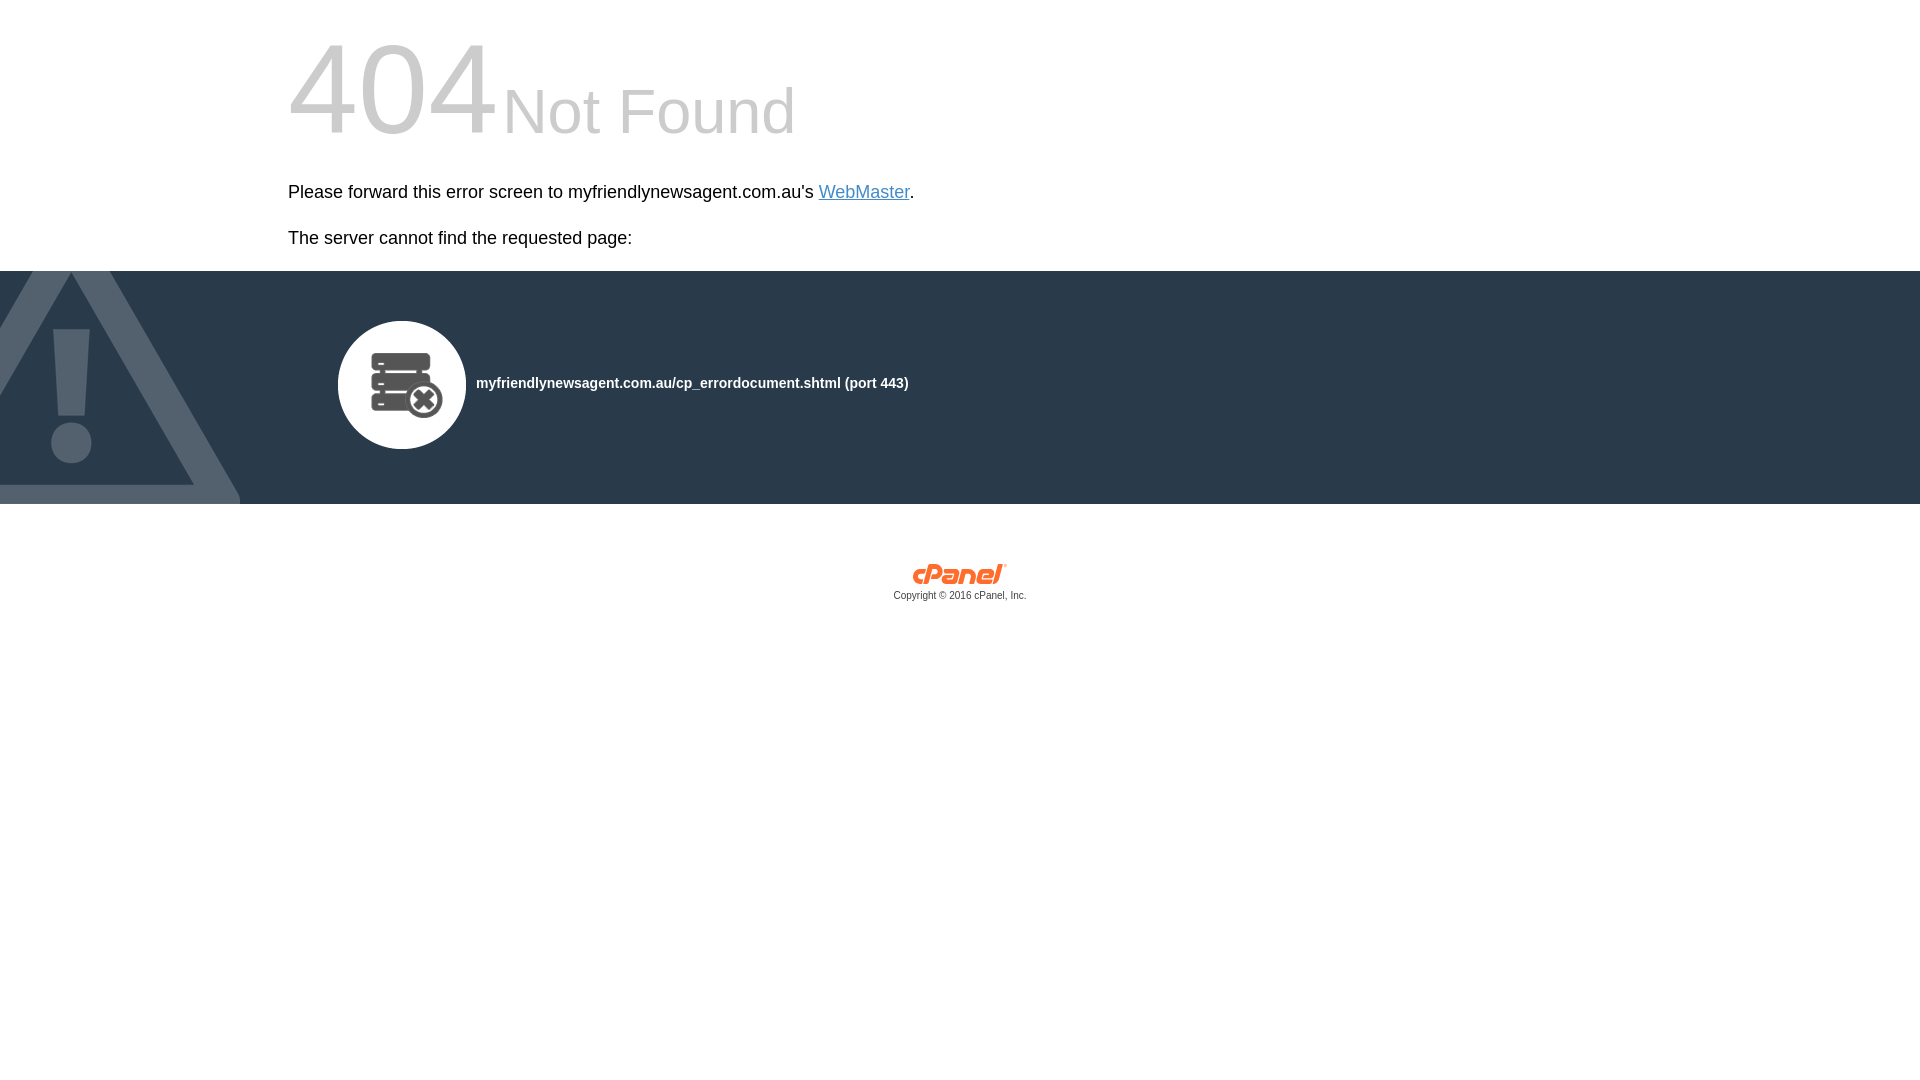 This screenshot has height=1080, width=1920. What do you see at coordinates (819, 192) in the screenshot?
I see `'WebMaster'` at bounding box center [819, 192].